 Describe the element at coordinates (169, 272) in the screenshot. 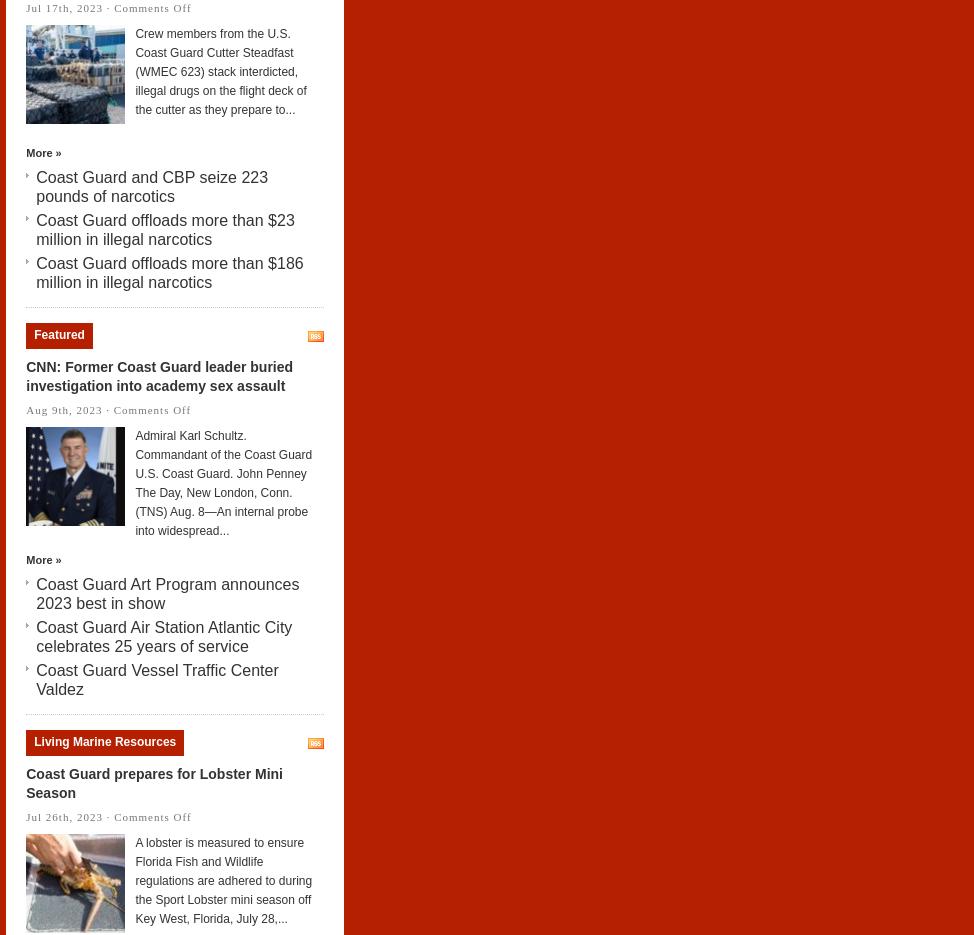

I see `'Coast Guard offloads more than $186 million in illegal narcotics'` at that location.